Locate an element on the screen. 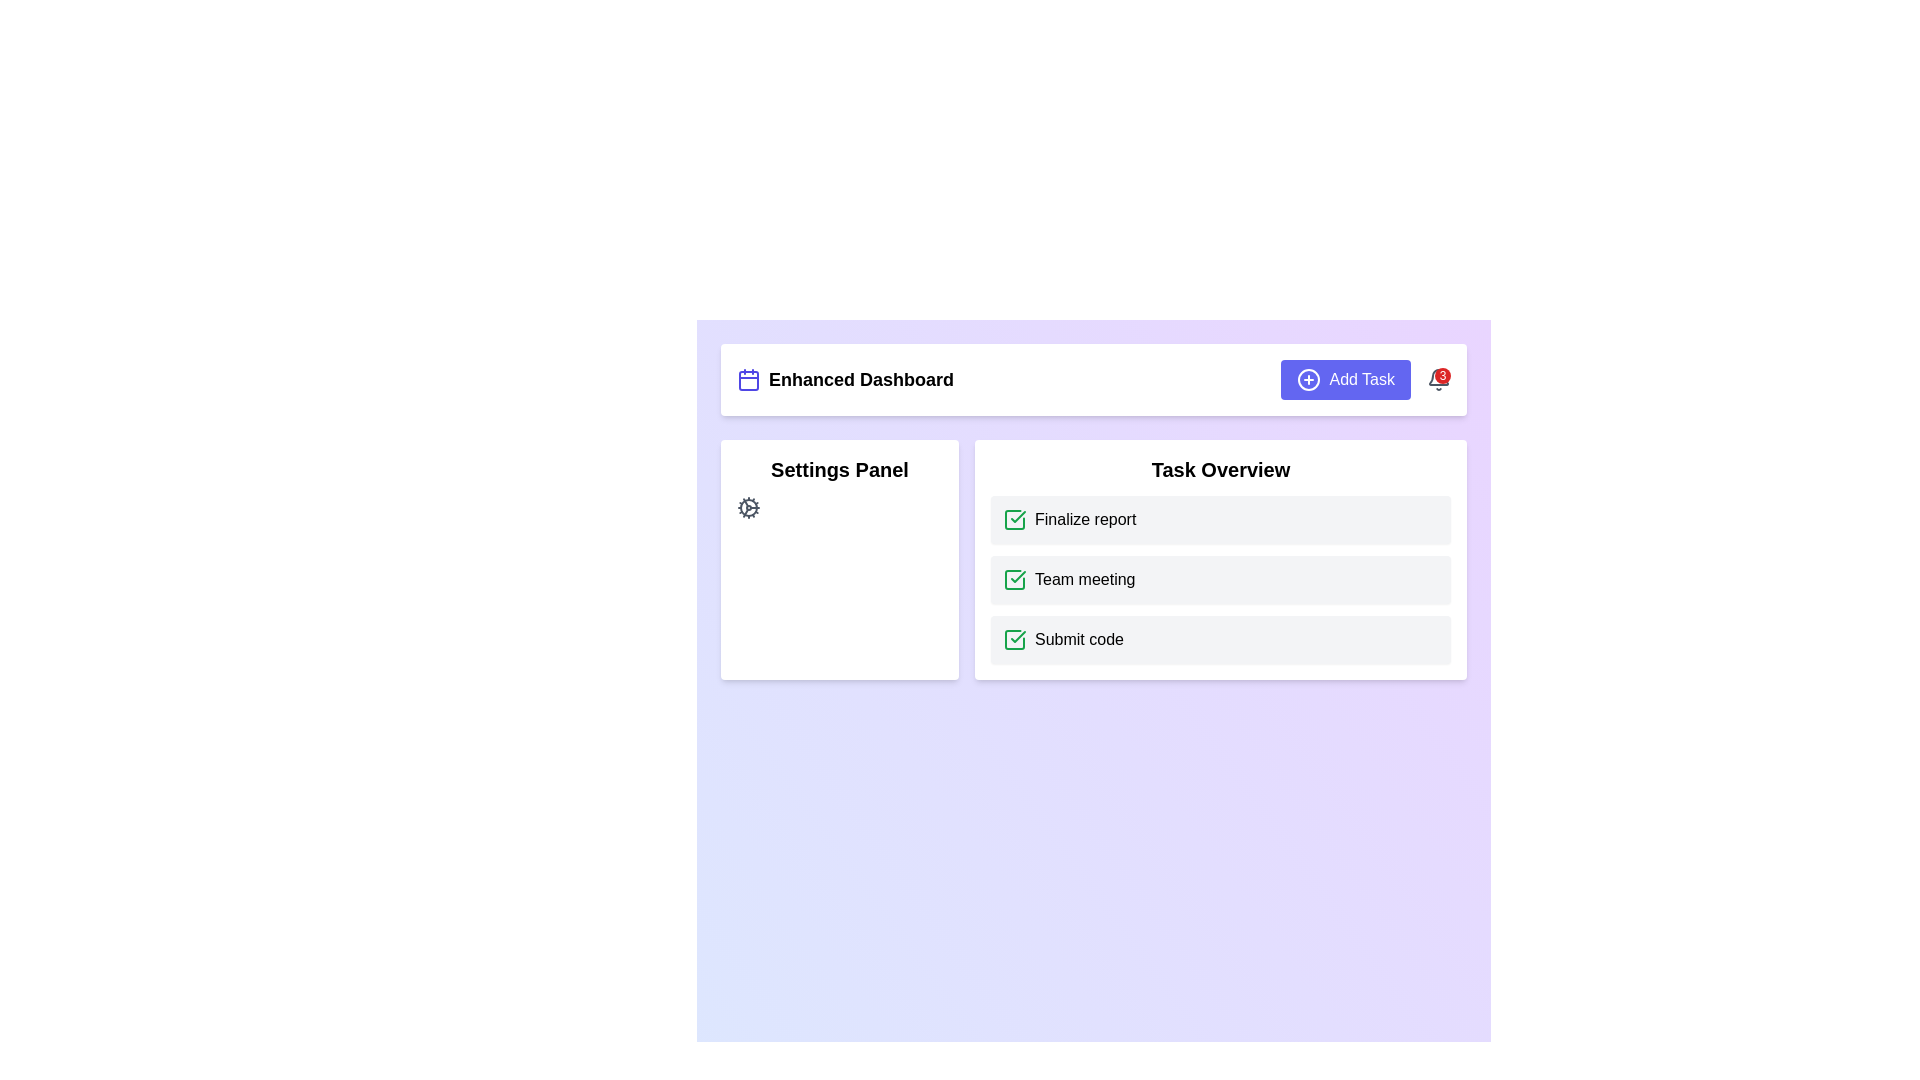 Image resolution: width=1920 pixels, height=1080 pixels. the text label that reads 'Finalize report' located is located at coordinates (1084, 519).